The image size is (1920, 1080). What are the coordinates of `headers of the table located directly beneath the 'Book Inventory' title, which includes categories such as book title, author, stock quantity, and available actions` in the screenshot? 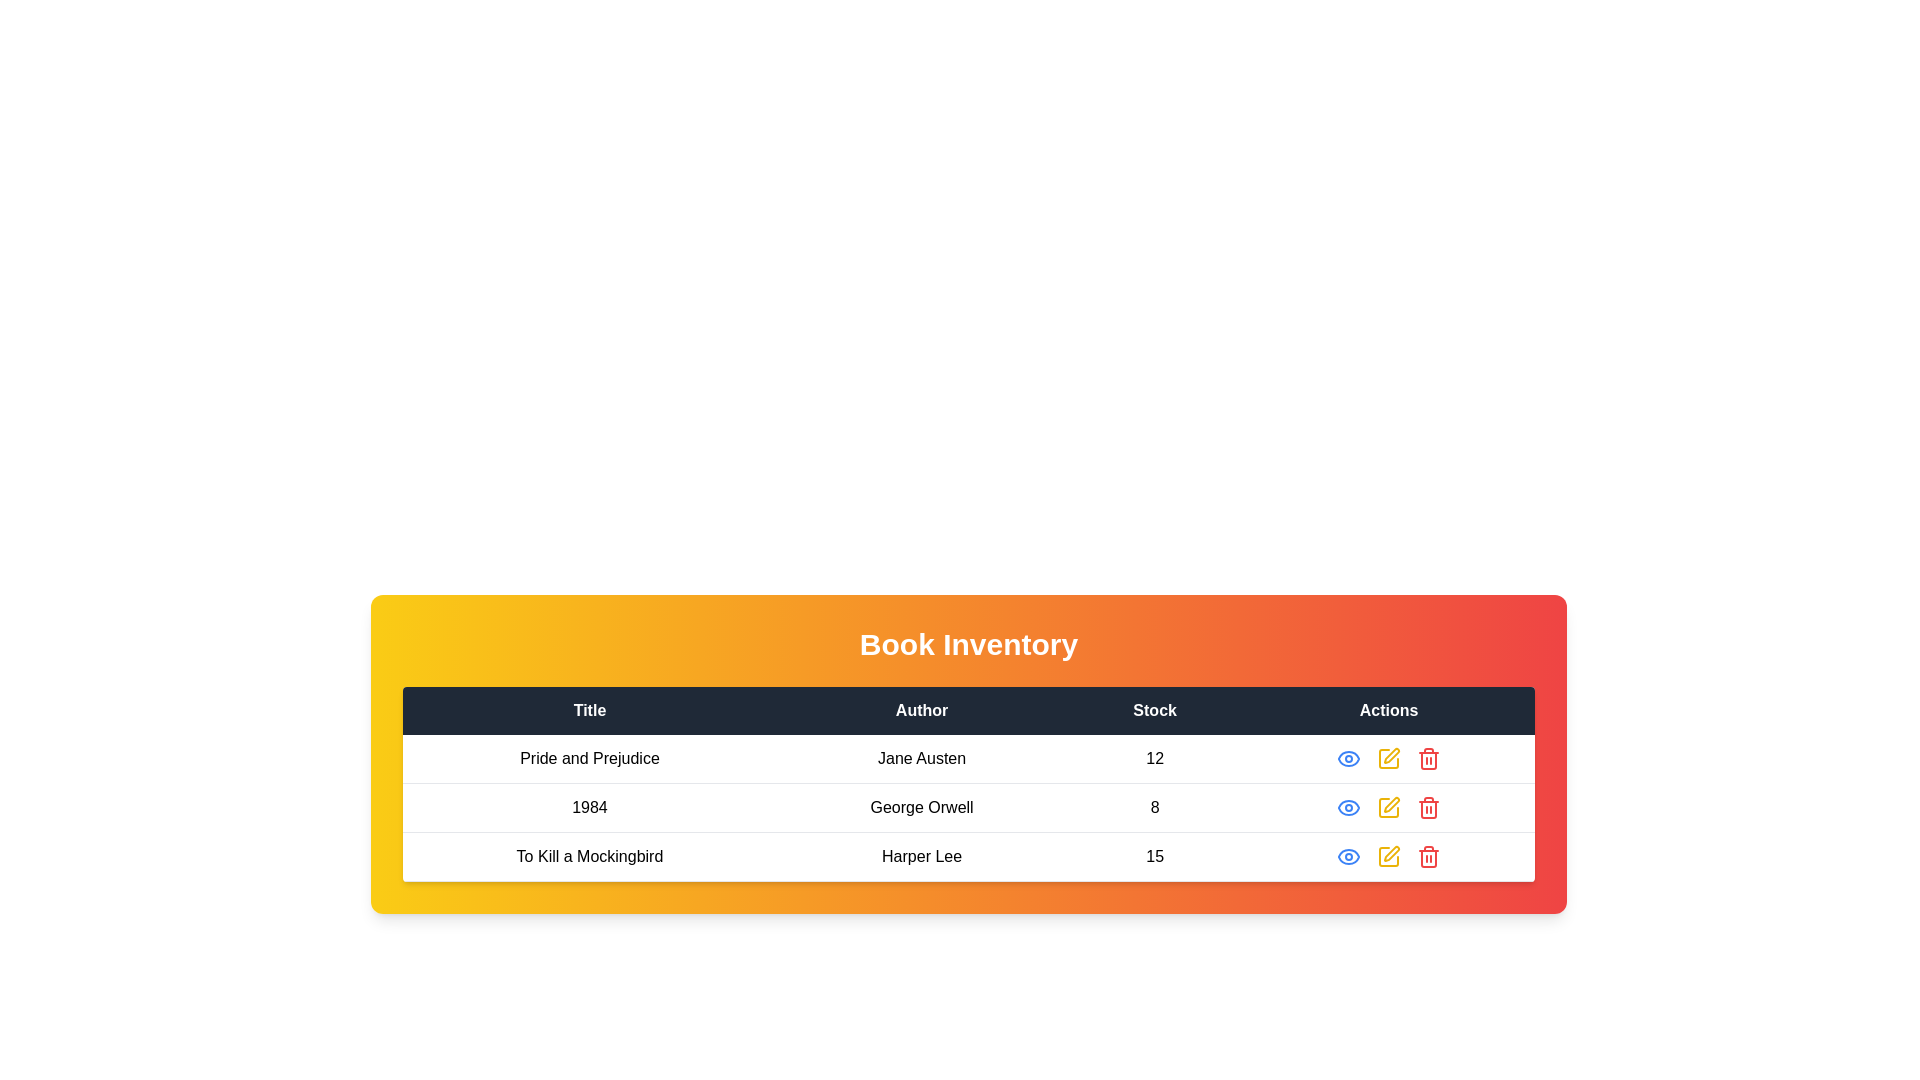 It's located at (969, 709).